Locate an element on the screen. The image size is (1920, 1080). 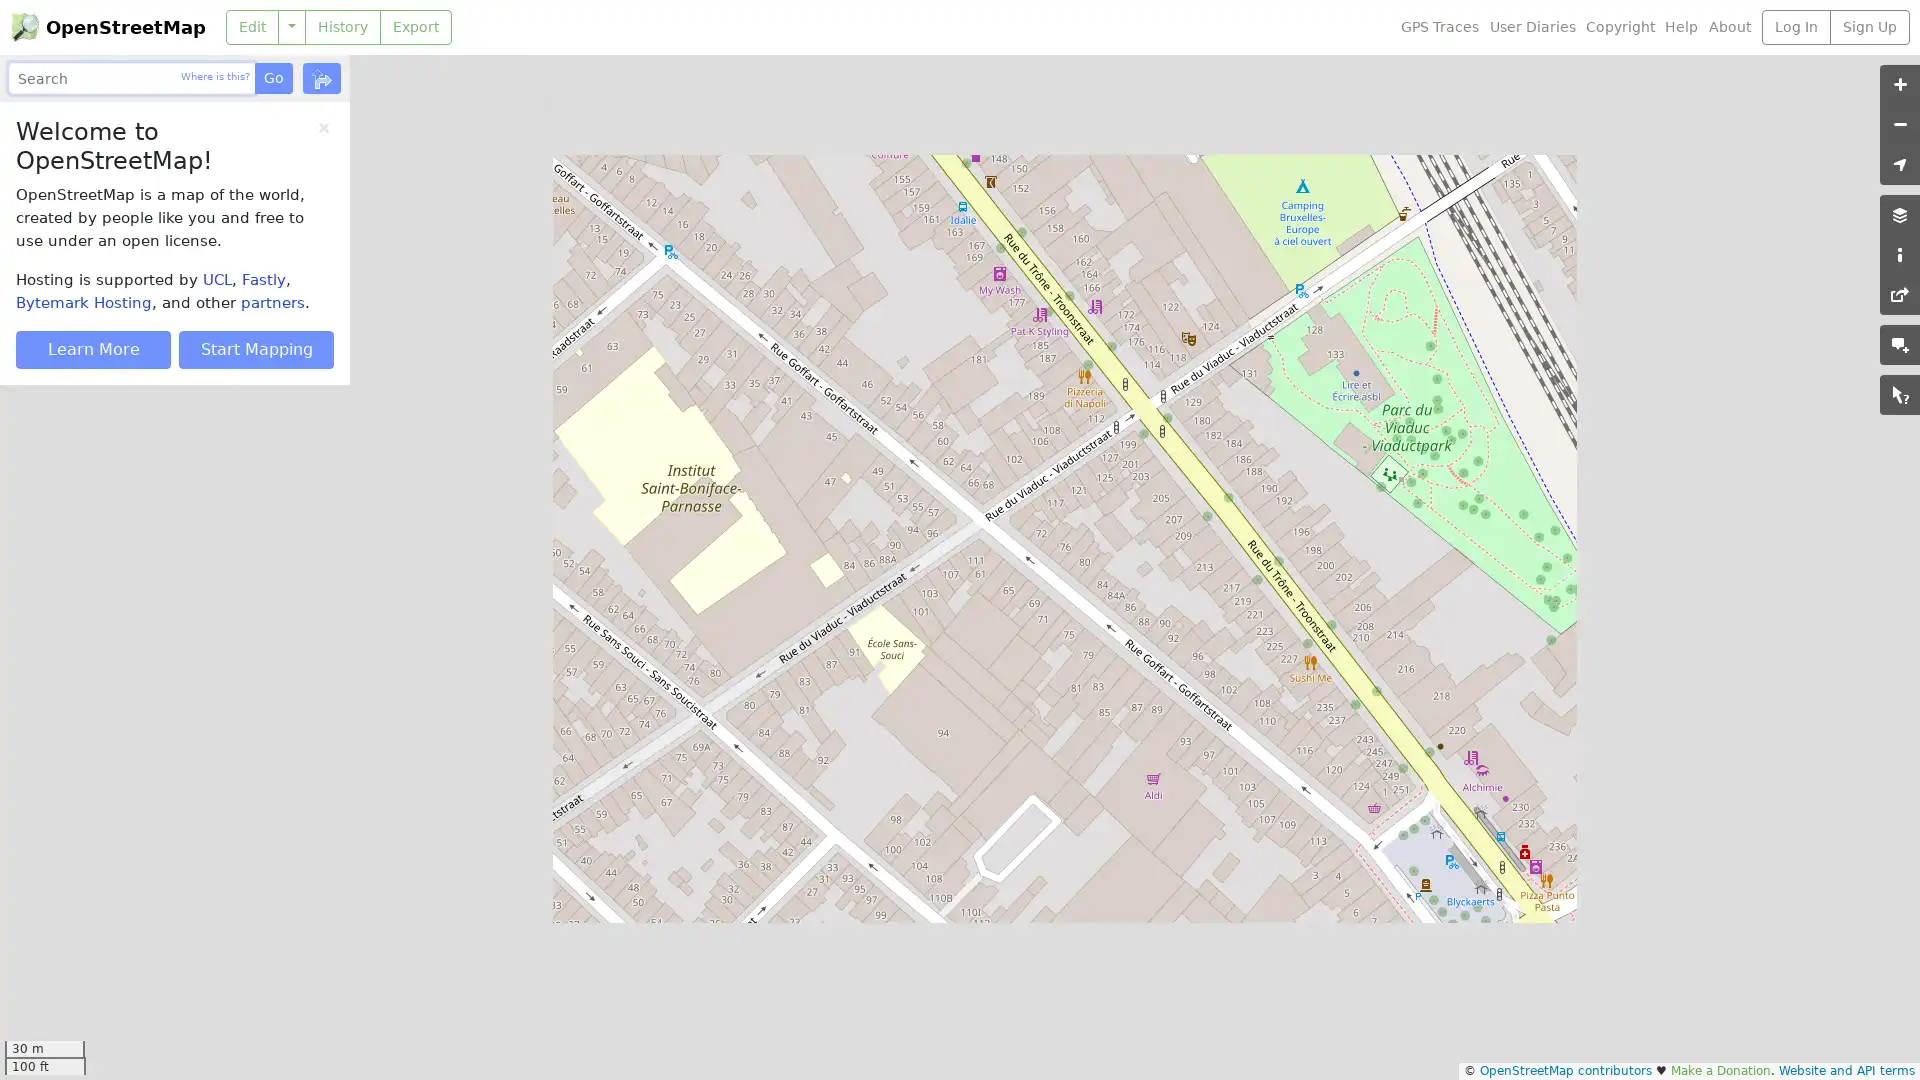
Go is located at coordinates (272, 77).